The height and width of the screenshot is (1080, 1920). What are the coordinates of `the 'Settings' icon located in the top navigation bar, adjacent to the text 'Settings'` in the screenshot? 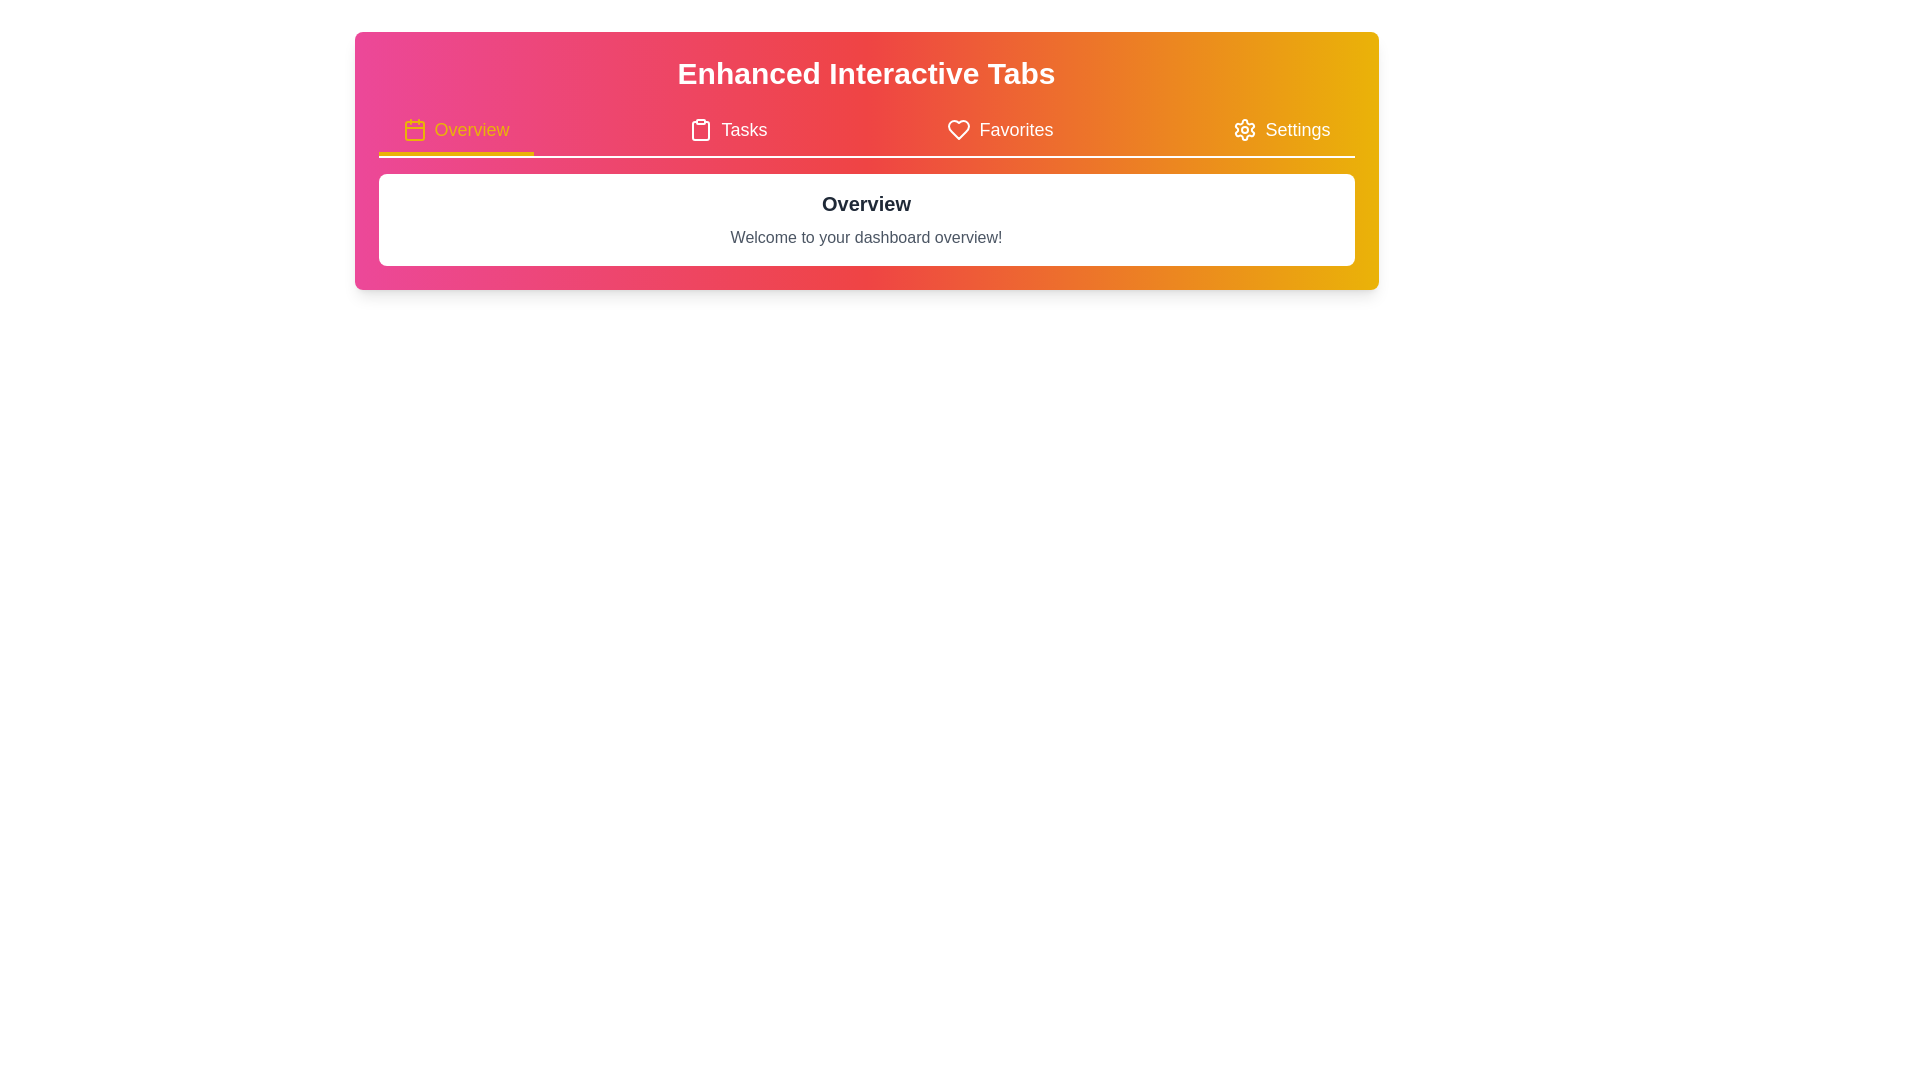 It's located at (1244, 130).